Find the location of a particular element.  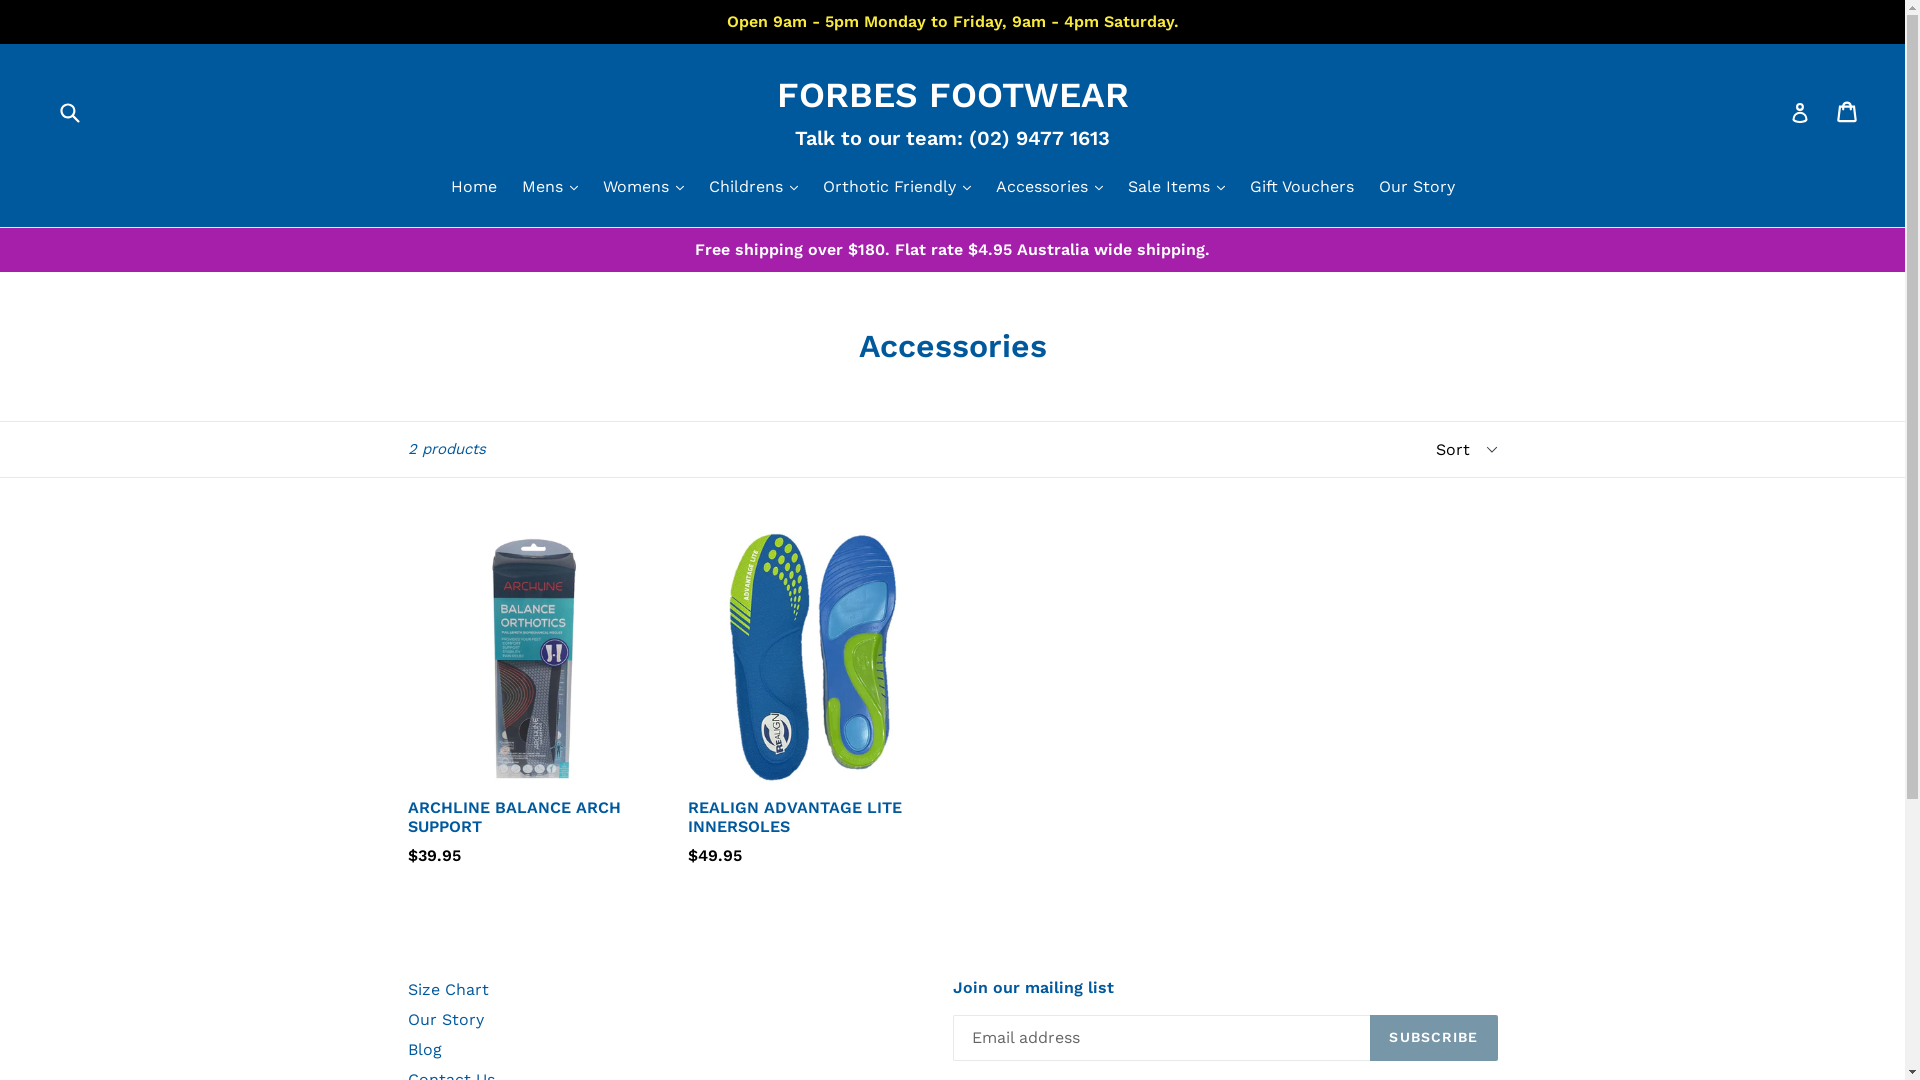

'Log in' is located at coordinates (1800, 111).